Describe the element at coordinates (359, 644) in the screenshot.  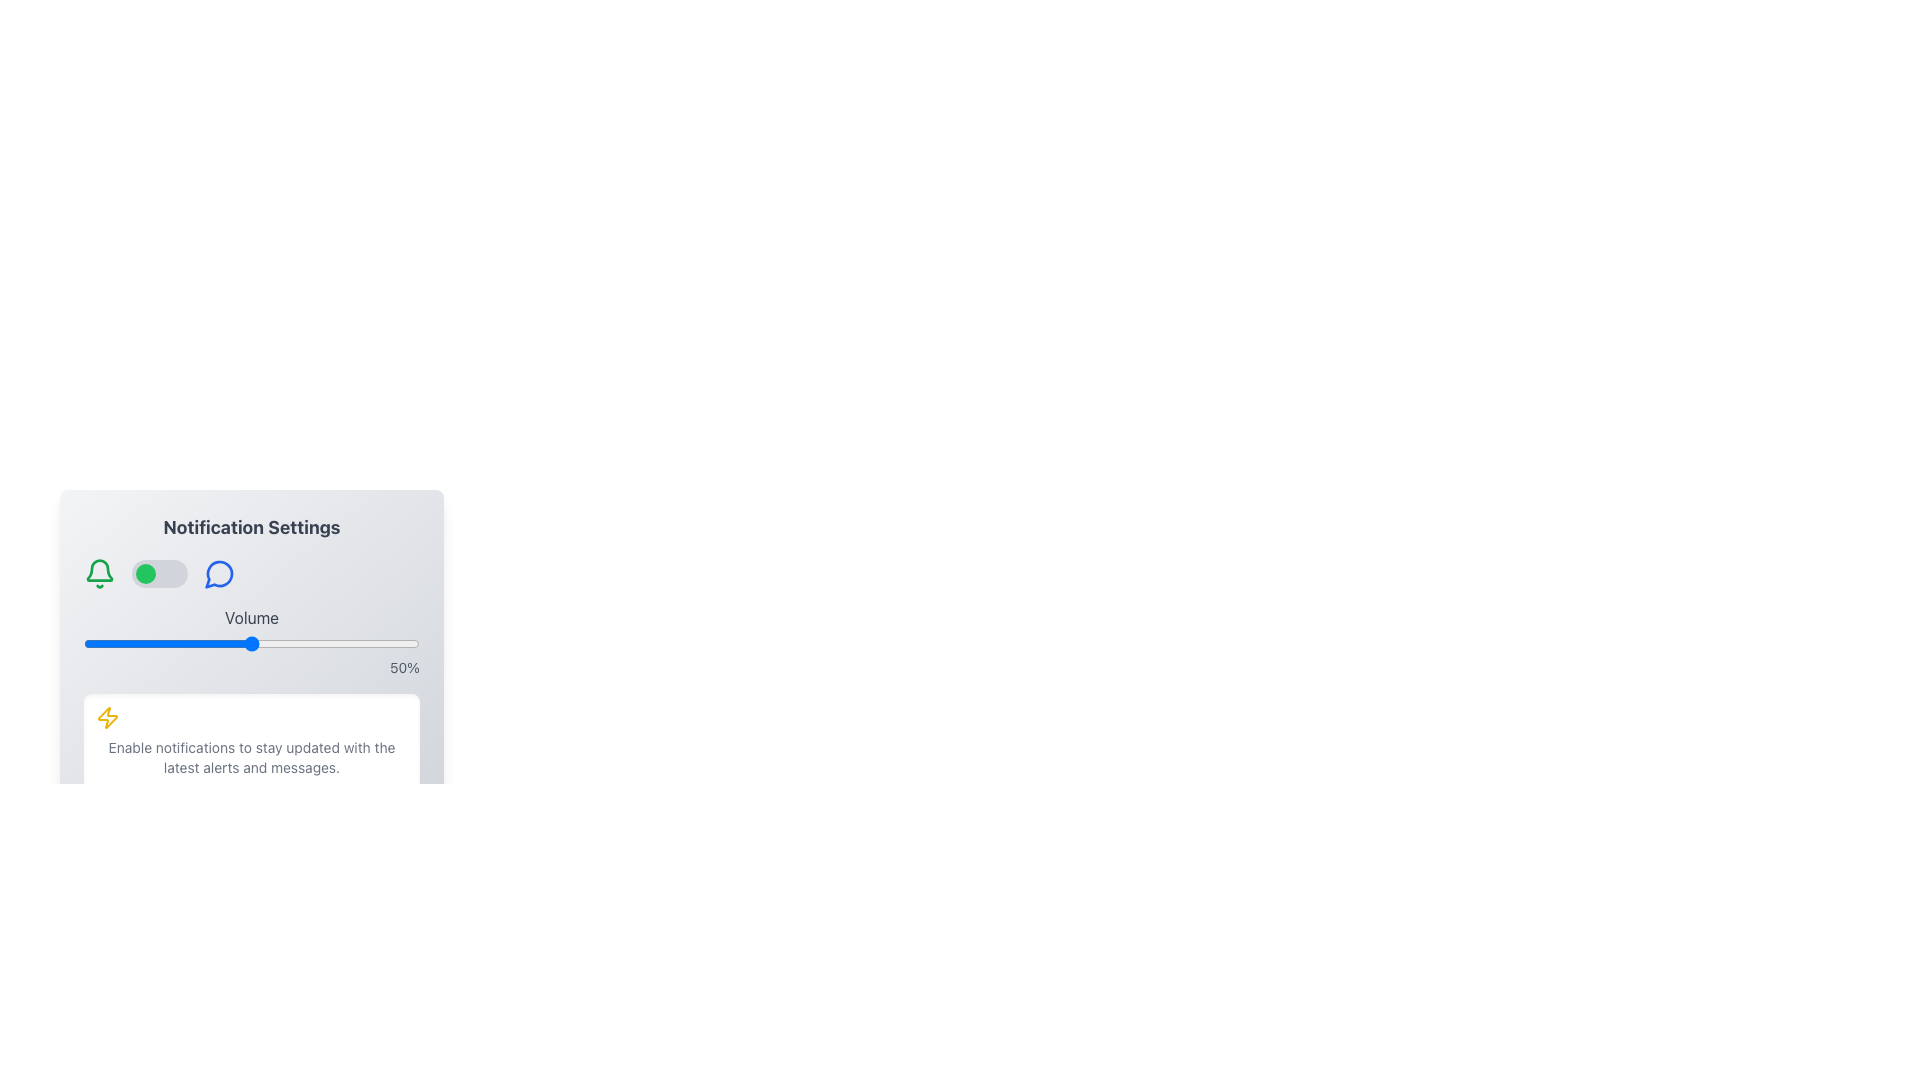
I see `the volume` at that location.